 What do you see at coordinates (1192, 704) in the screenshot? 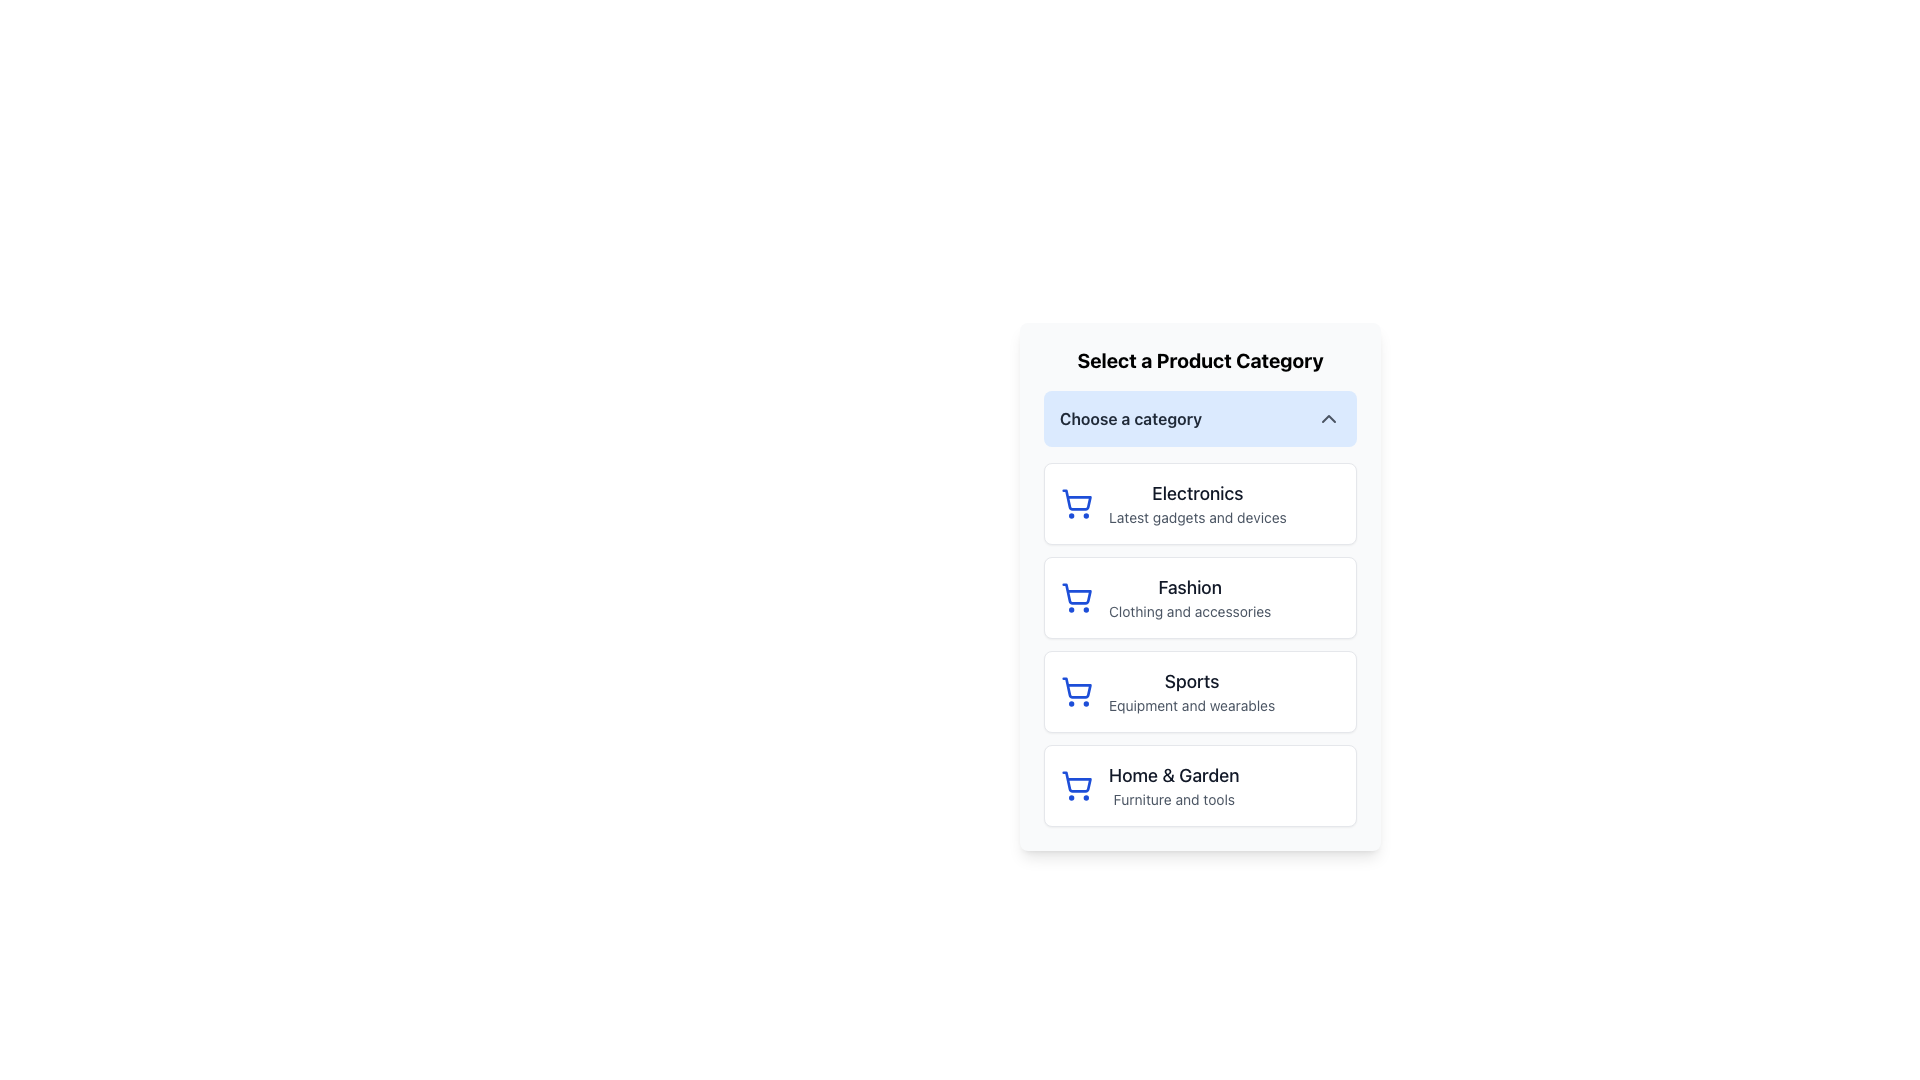
I see `text label 'Equipment and wearables' located below the main heading 'Sports' in the left-aligned section of the interface` at bounding box center [1192, 704].